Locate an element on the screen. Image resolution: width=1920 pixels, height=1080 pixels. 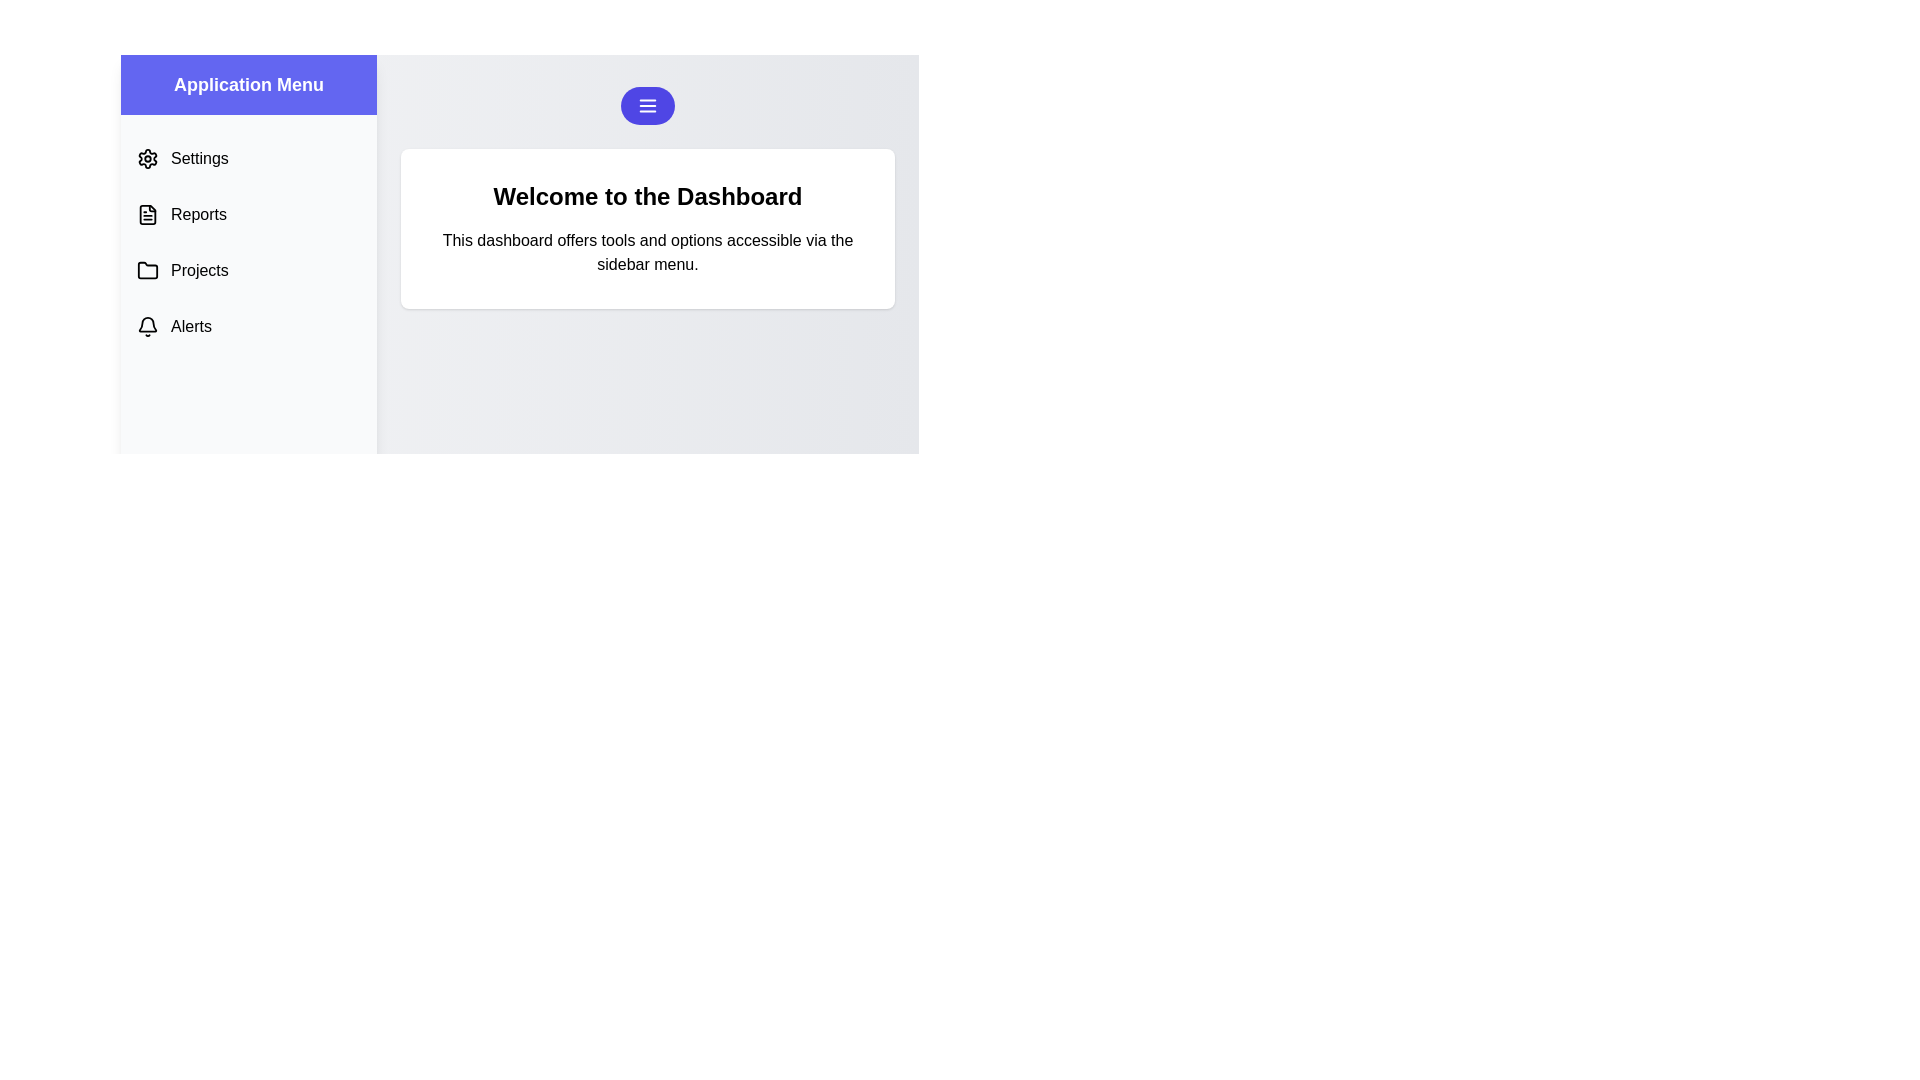
menu button to toggle the sidebar visibility is located at coordinates (648, 105).